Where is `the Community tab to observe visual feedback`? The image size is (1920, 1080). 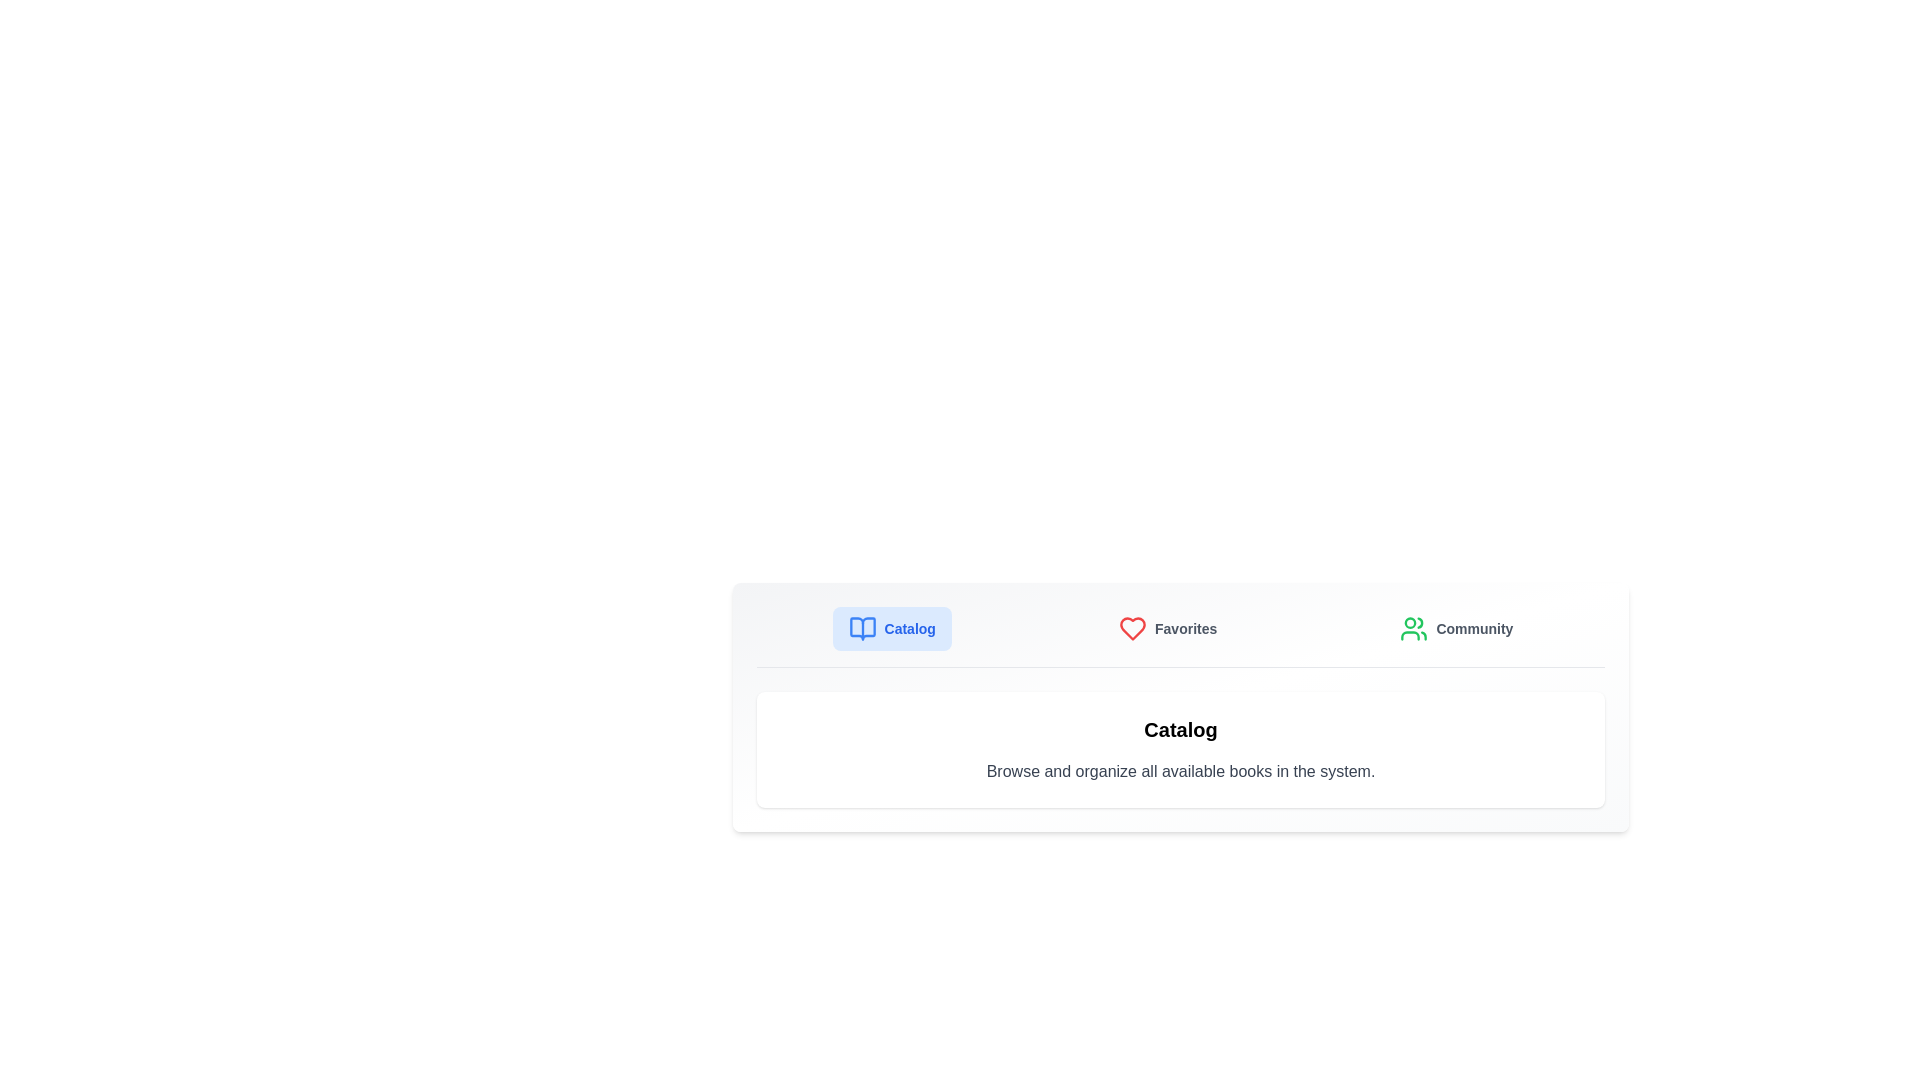 the Community tab to observe visual feedback is located at coordinates (1455, 627).